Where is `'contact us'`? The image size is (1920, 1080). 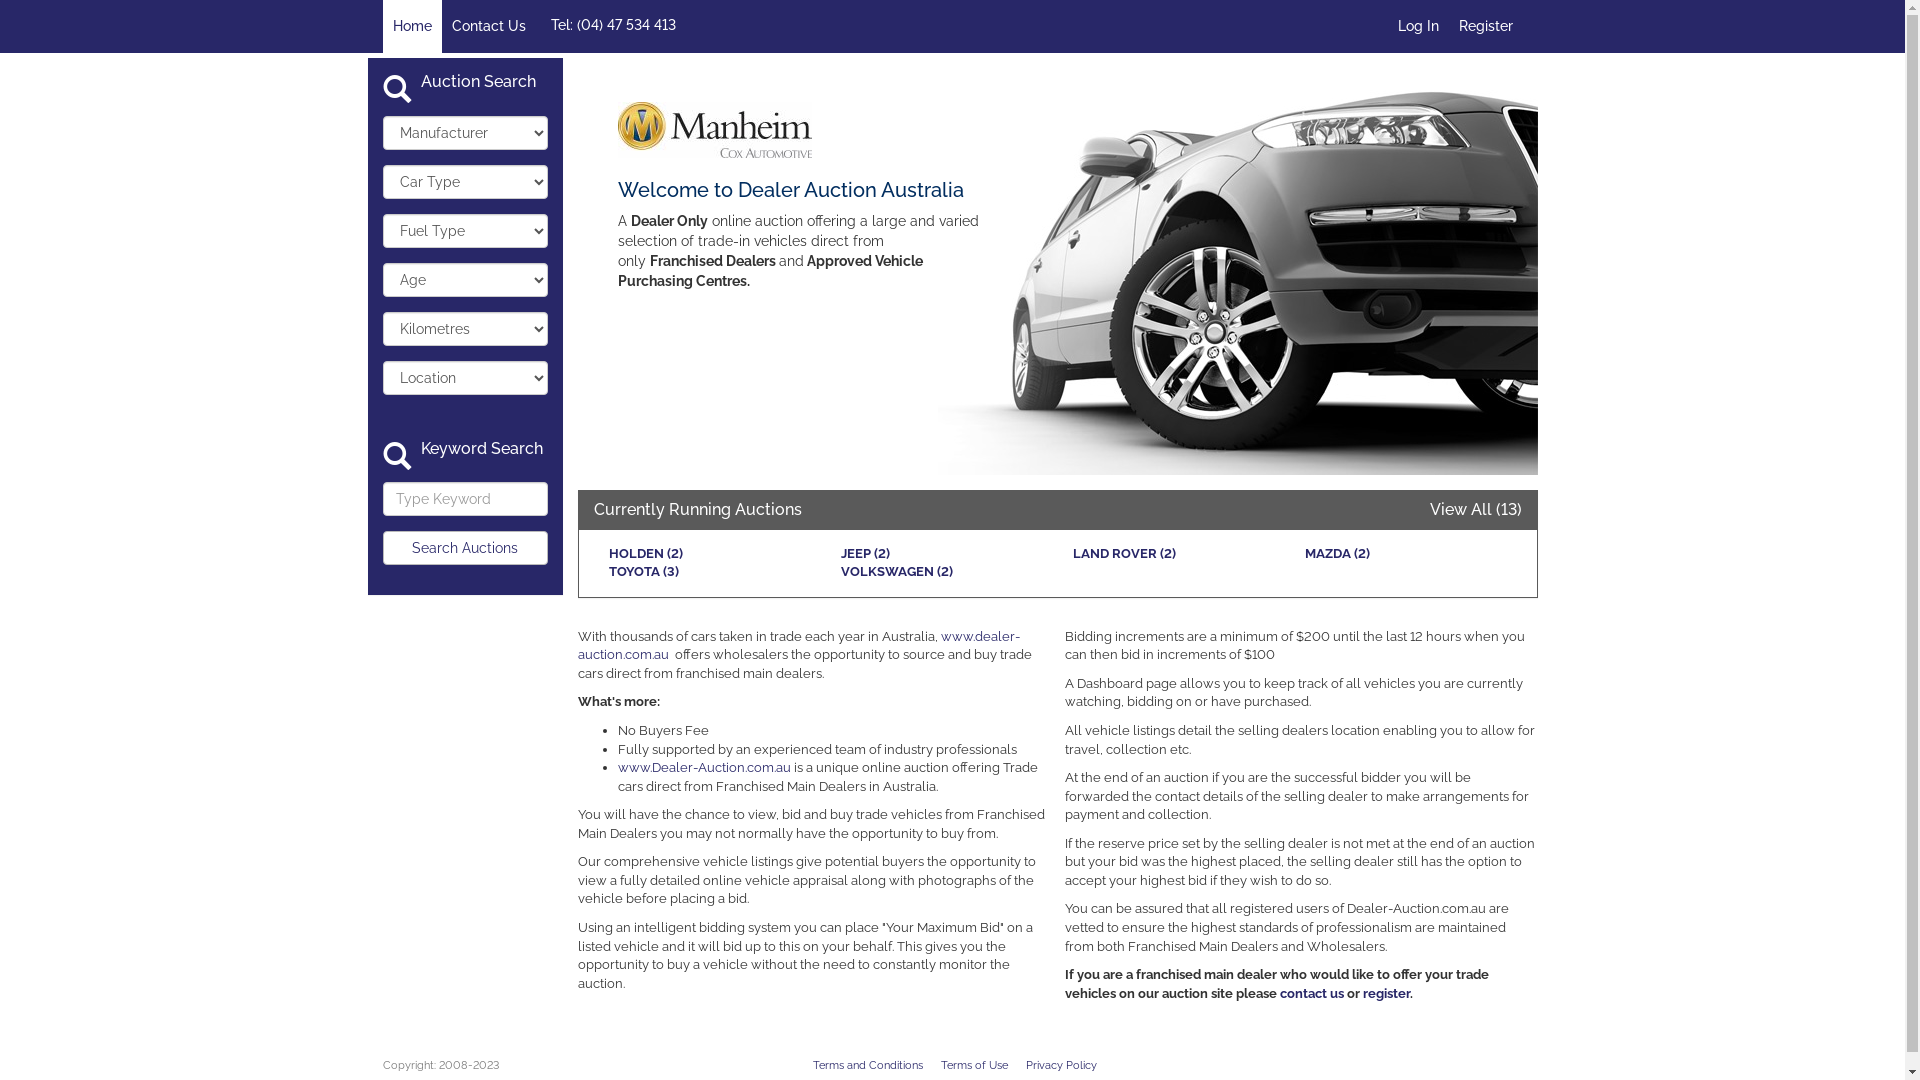
'contact us' is located at coordinates (1280, 993).